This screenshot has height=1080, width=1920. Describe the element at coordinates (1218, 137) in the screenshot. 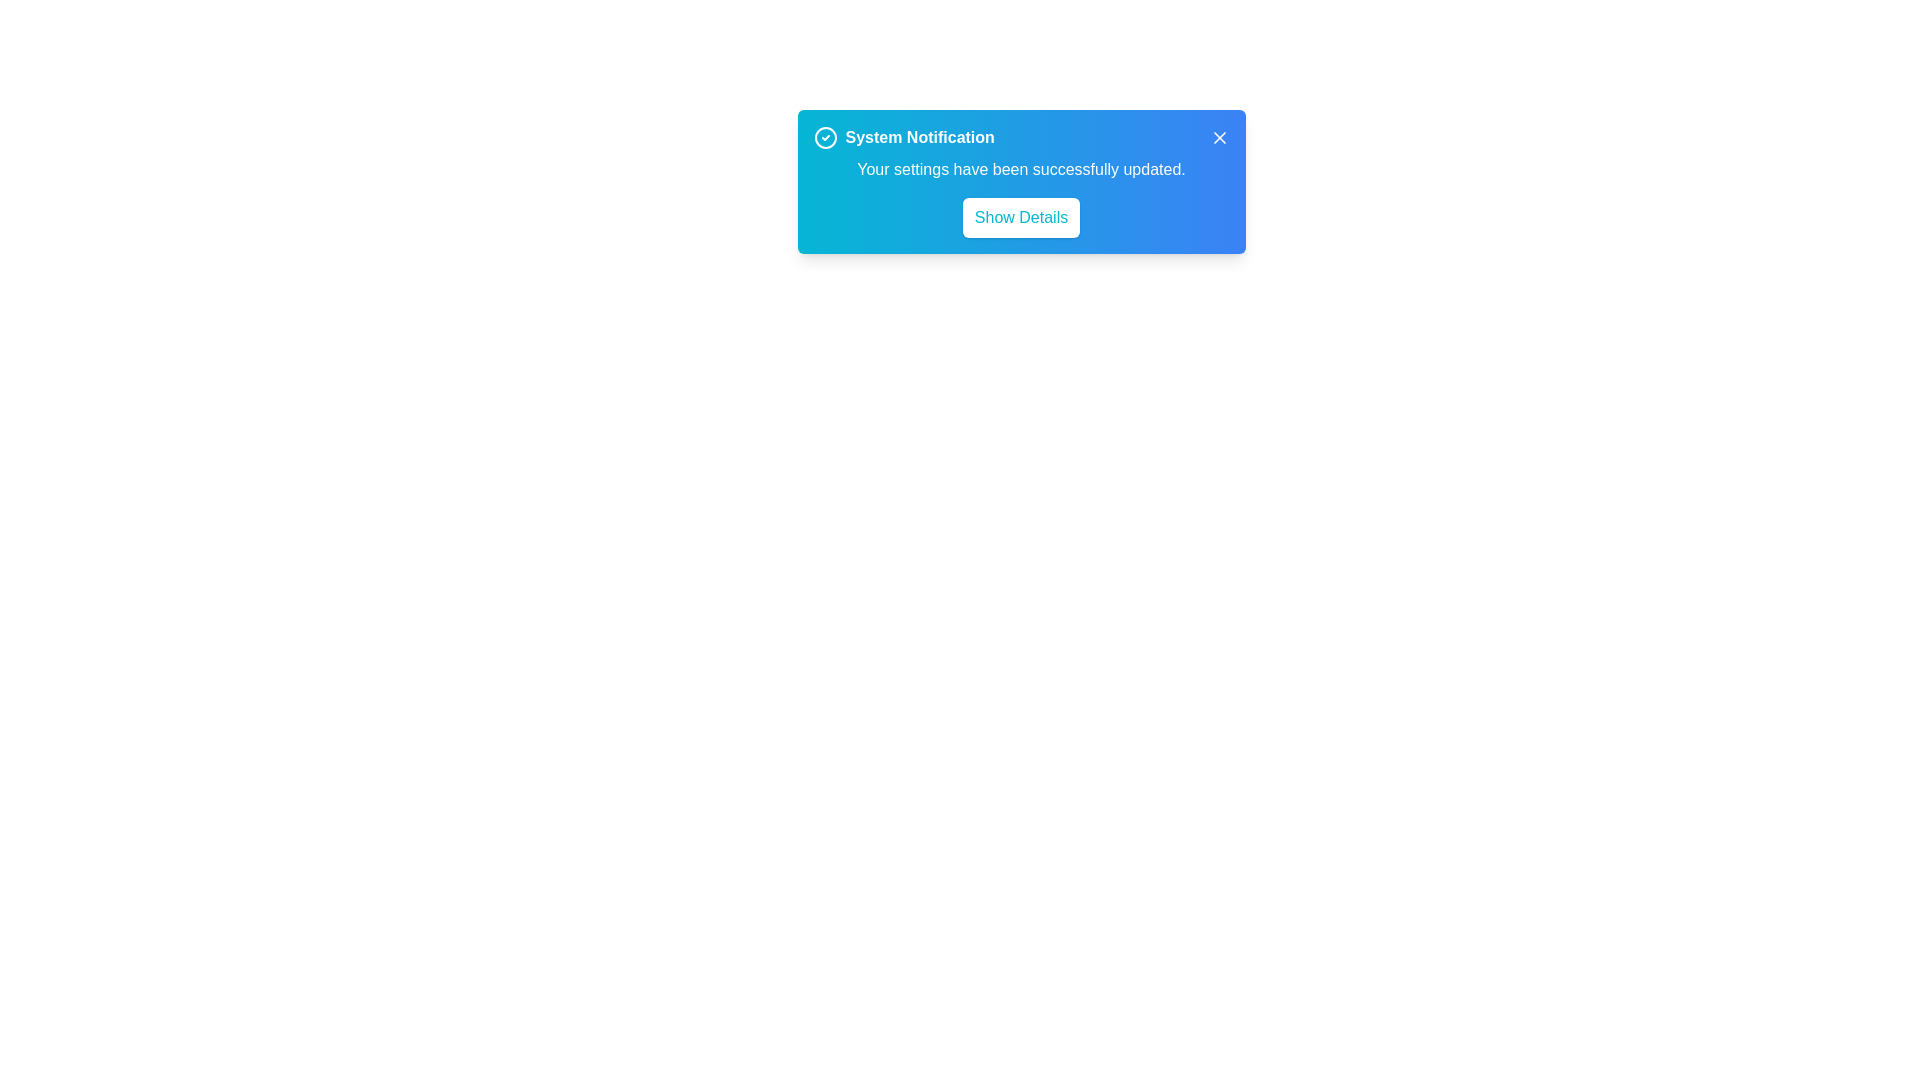

I see `the close button of the notification` at that location.